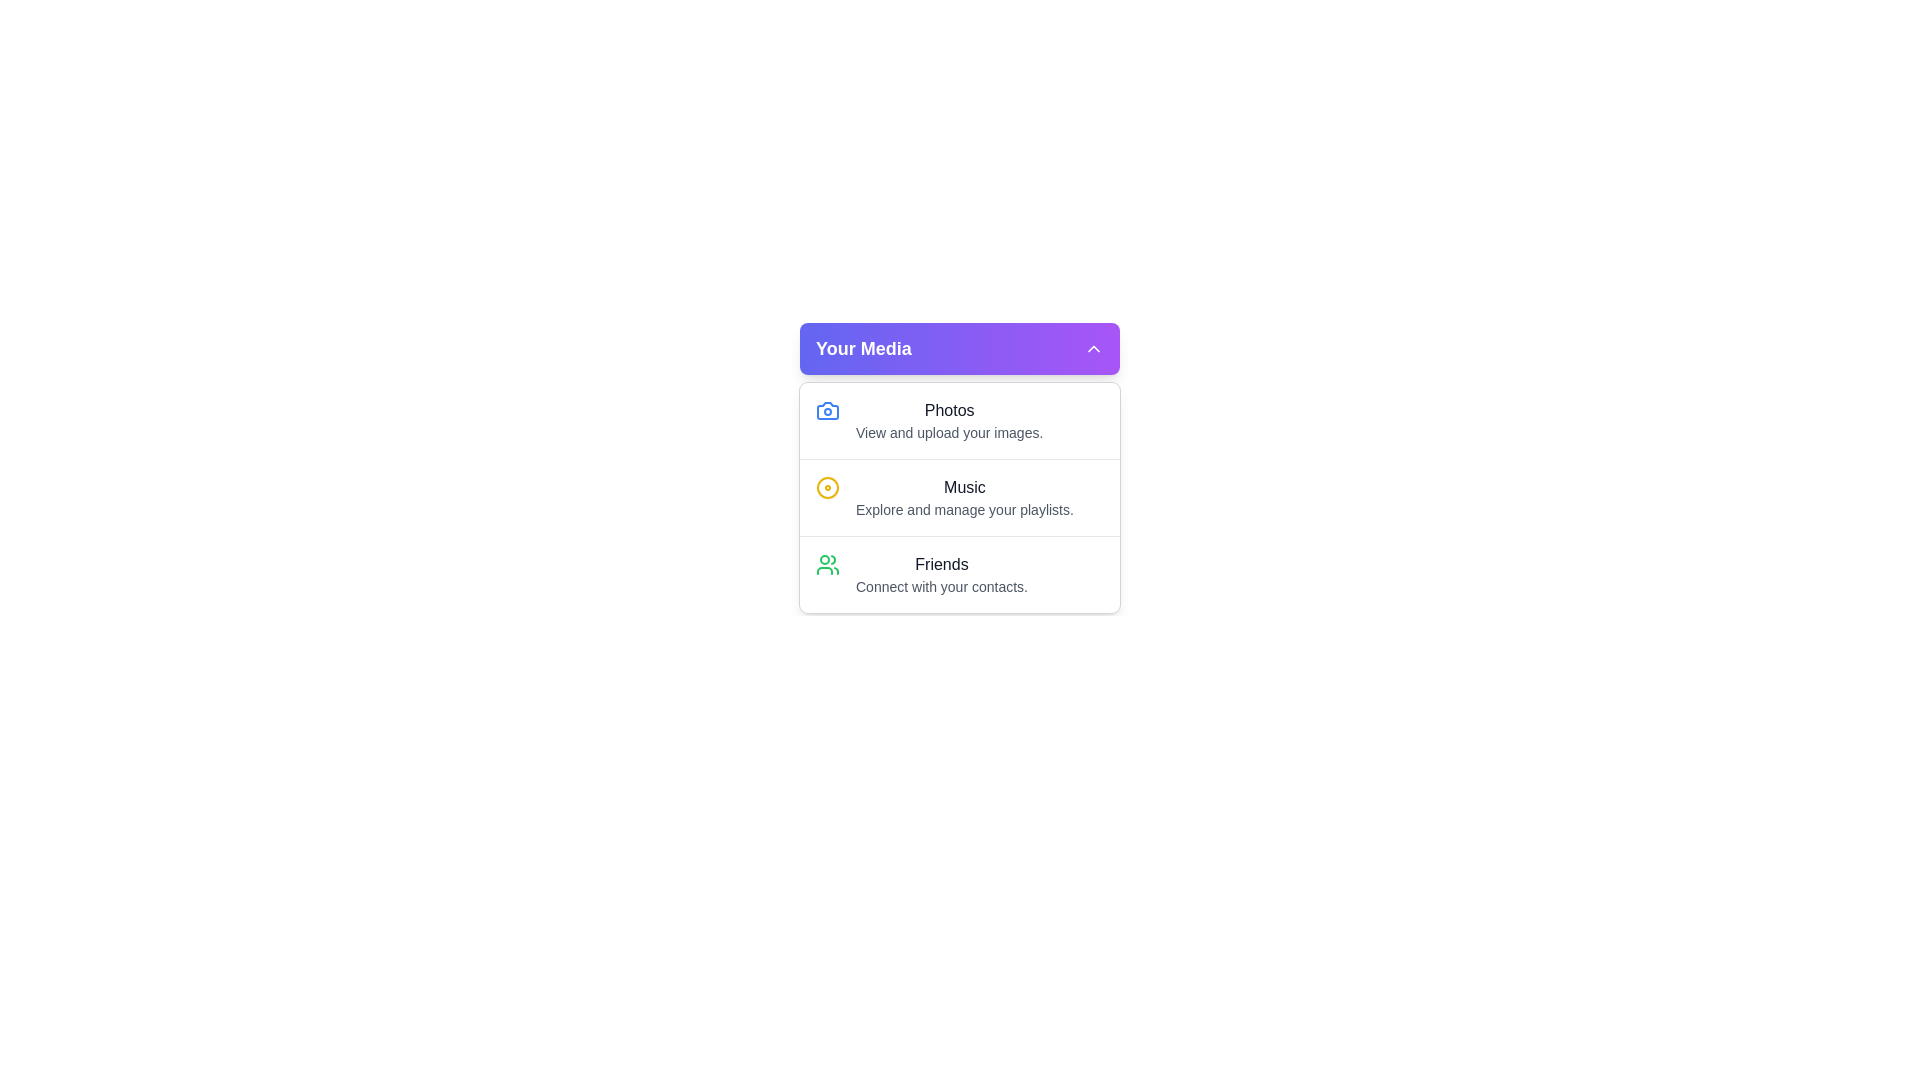 This screenshot has height=1080, width=1920. Describe the element at coordinates (1093, 347) in the screenshot. I see `the upward-pointing chevron icon located at the top-right corner of the 'Your Media' header` at that location.